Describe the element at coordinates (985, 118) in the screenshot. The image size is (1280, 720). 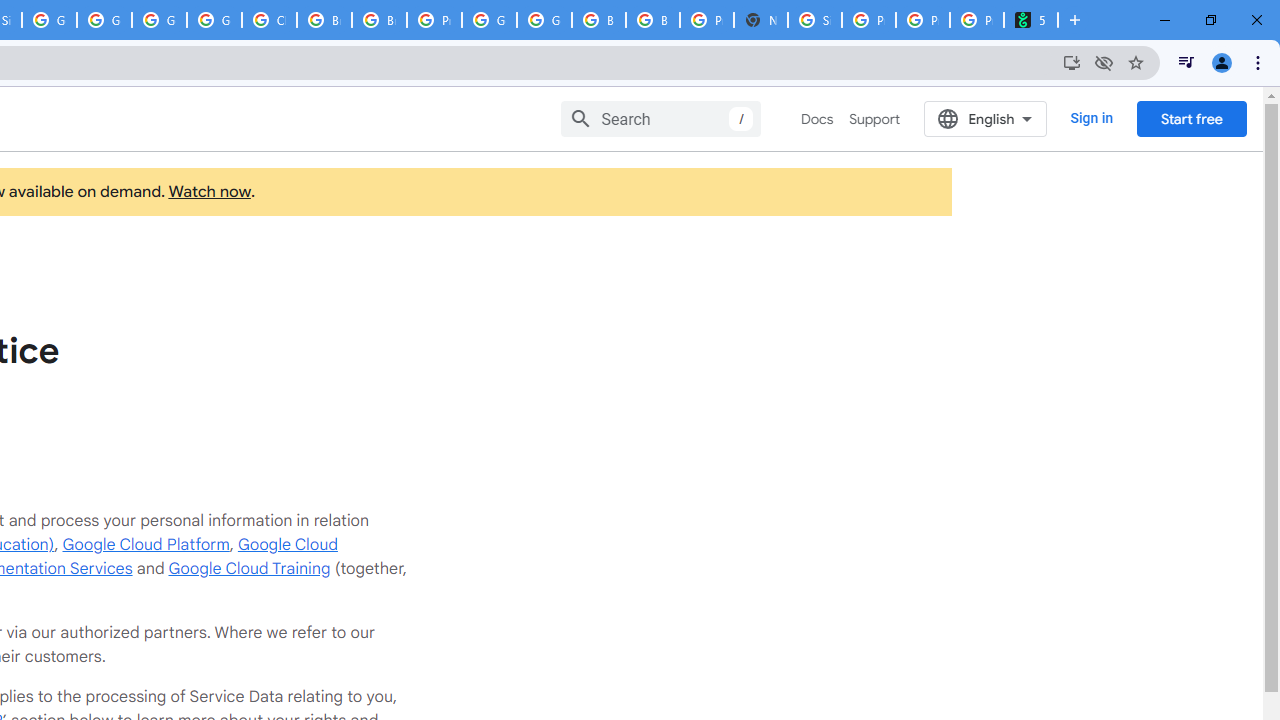
I see `'English'` at that location.